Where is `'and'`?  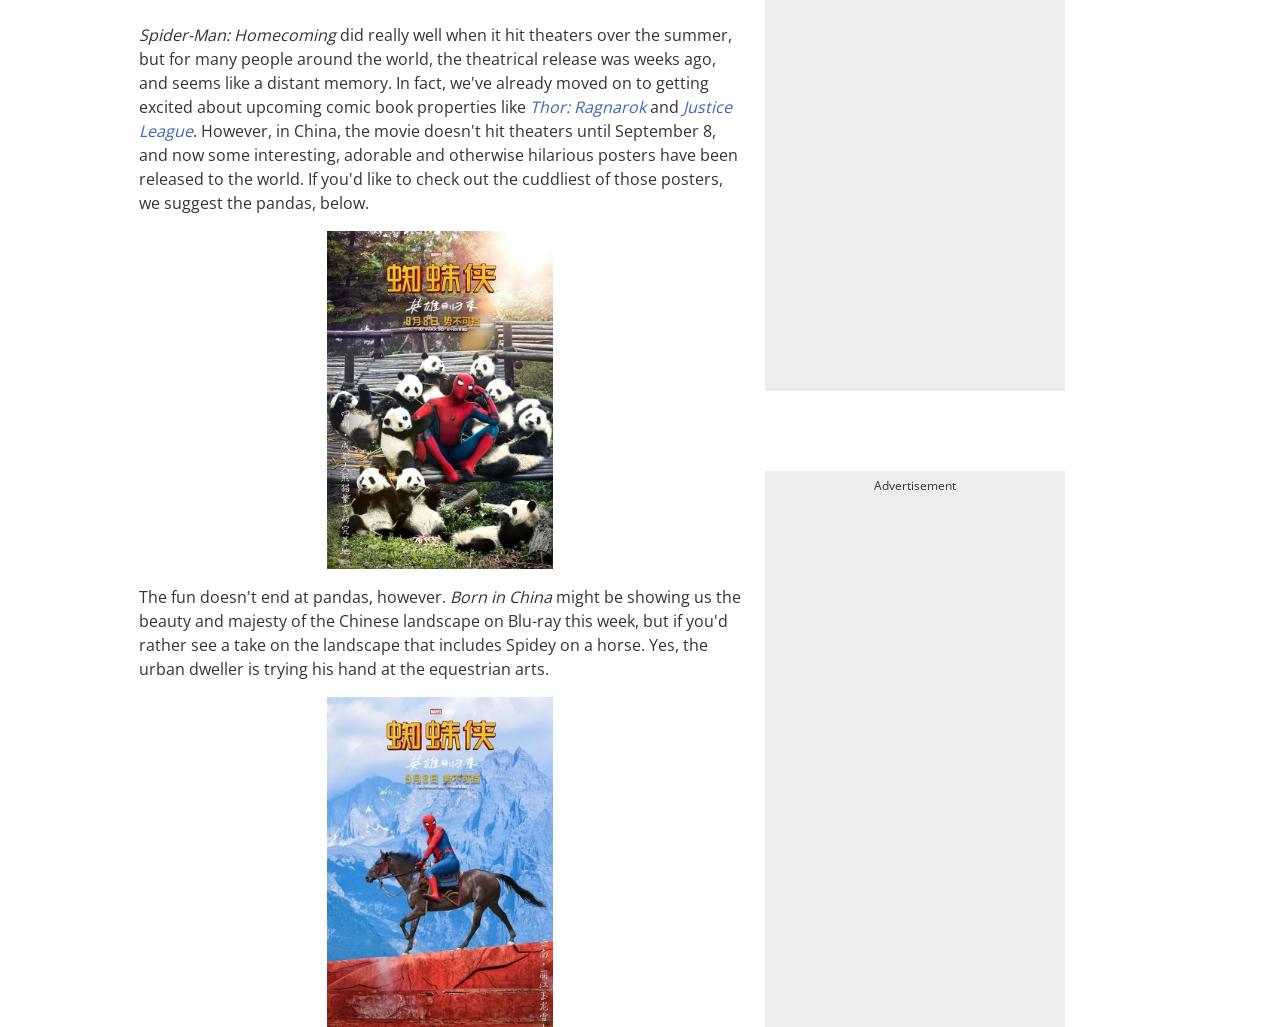
'and' is located at coordinates (663, 104).